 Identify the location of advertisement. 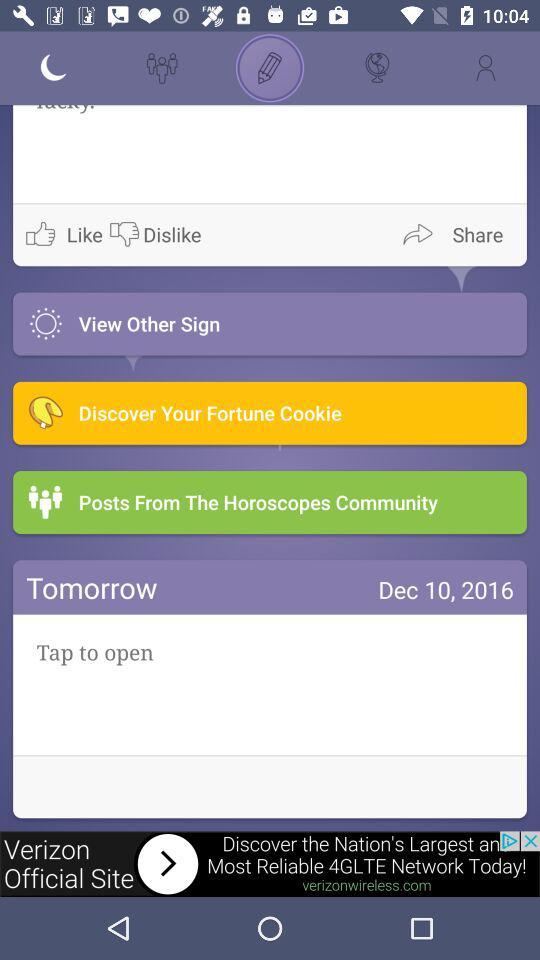
(270, 863).